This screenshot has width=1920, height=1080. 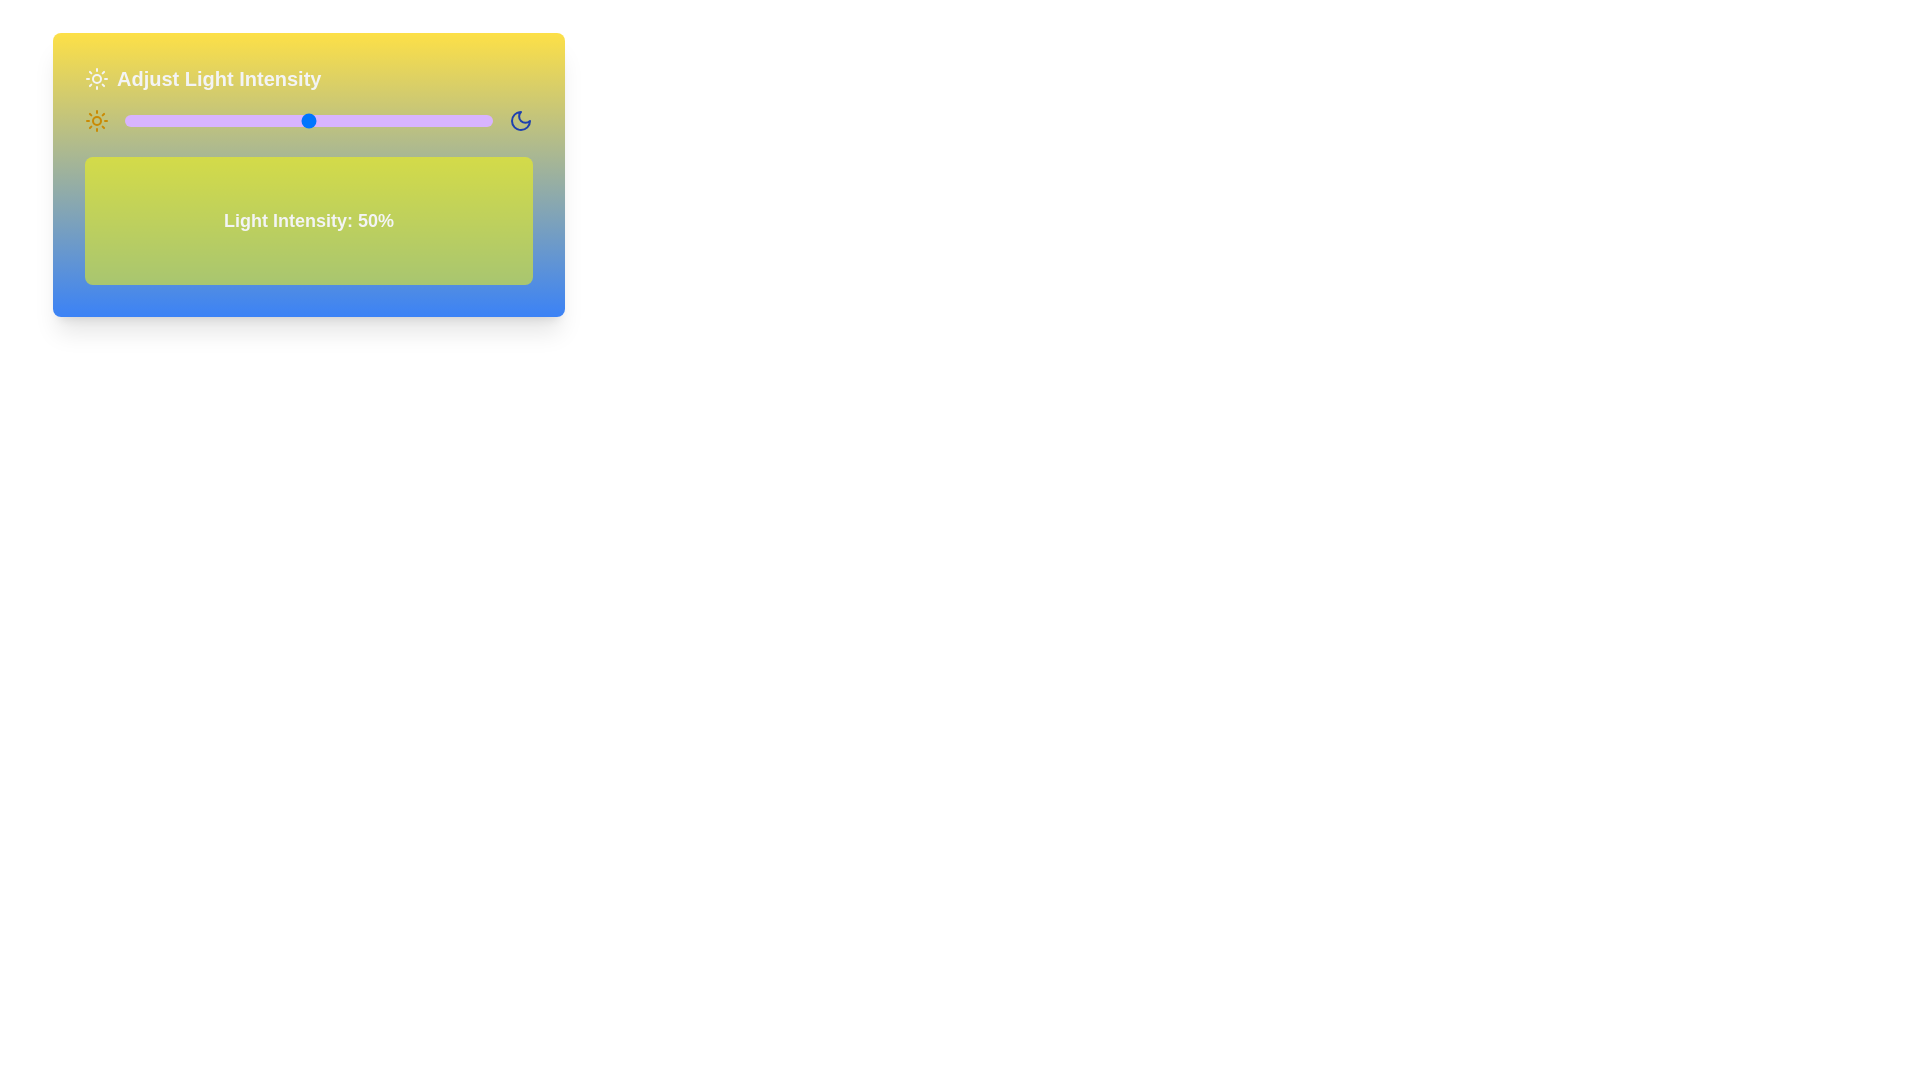 What do you see at coordinates (455, 120) in the screenshot?
I see `the light intensity to 90% by interacting with the slider` at bounding box center [455, 120].